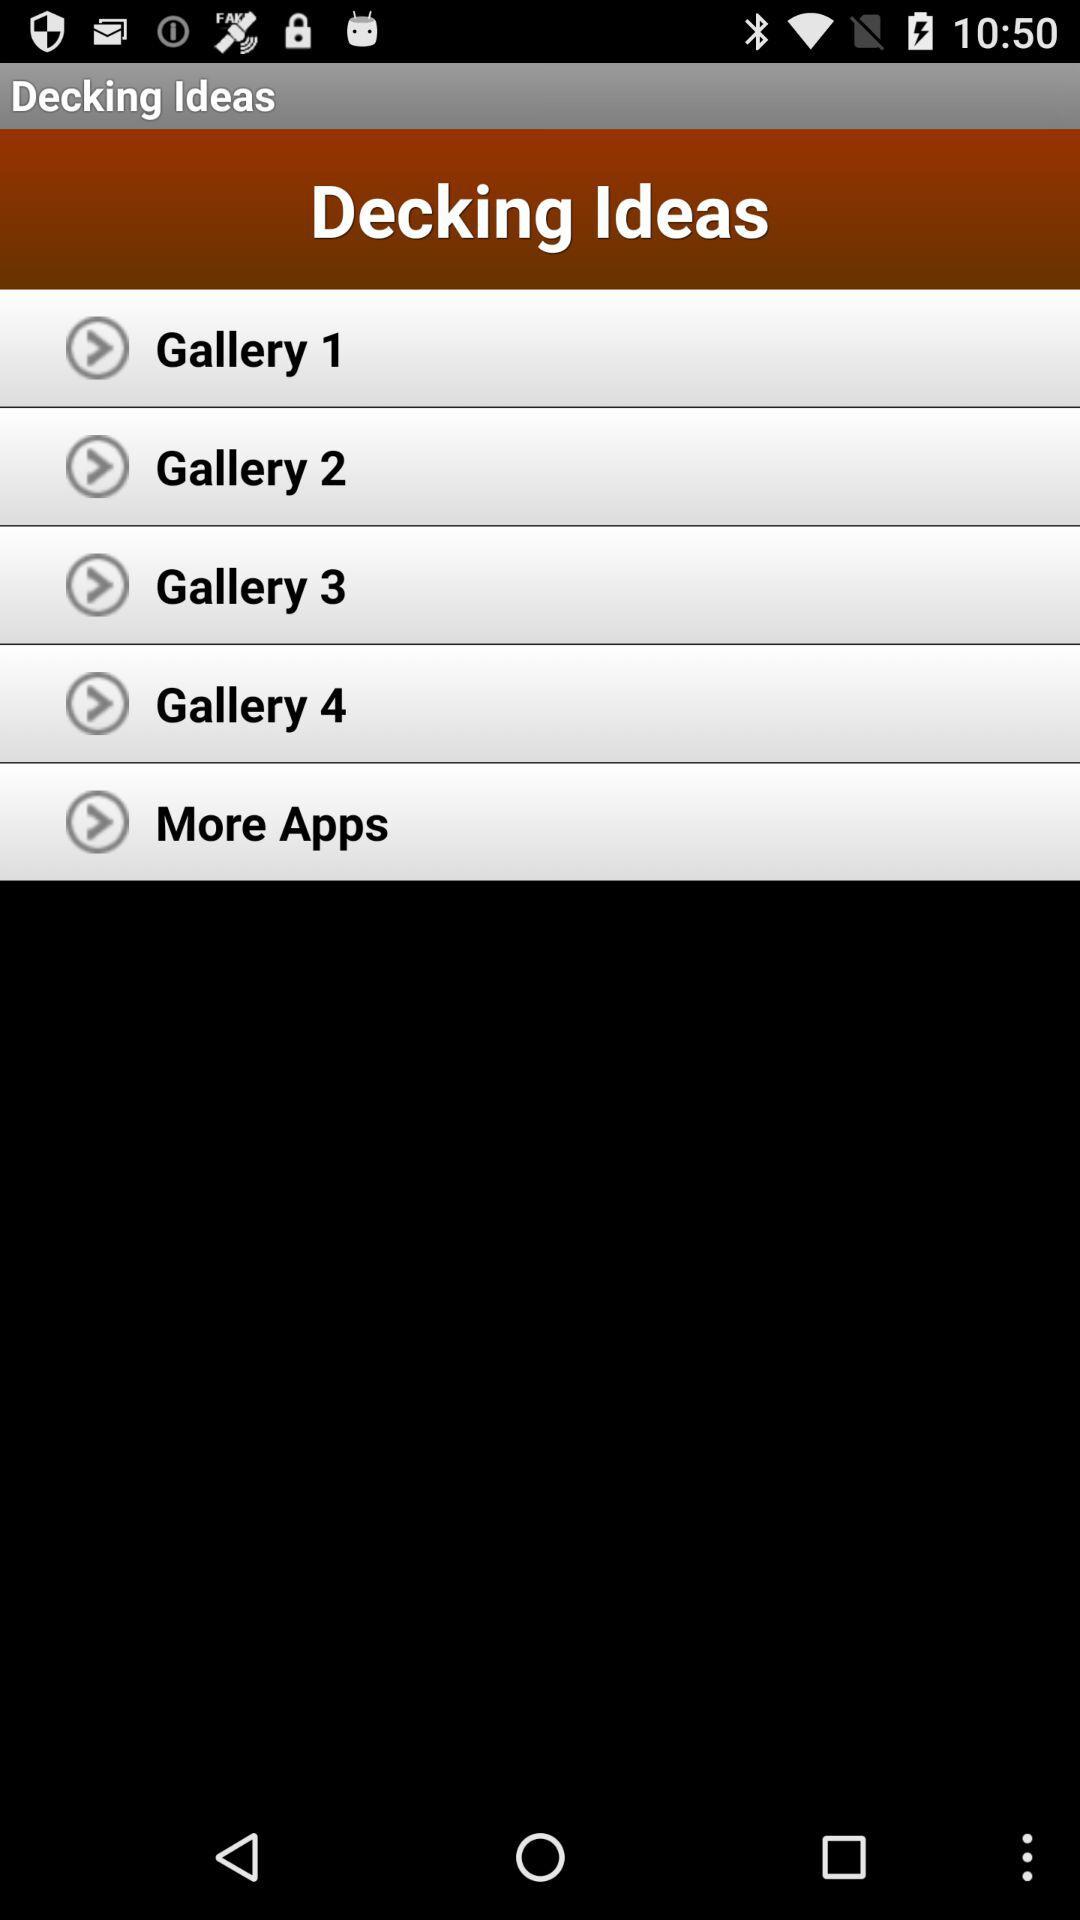 The image size is (1080, 1920). I want to click on item below the gallery 1 icon, so click(250, 465).